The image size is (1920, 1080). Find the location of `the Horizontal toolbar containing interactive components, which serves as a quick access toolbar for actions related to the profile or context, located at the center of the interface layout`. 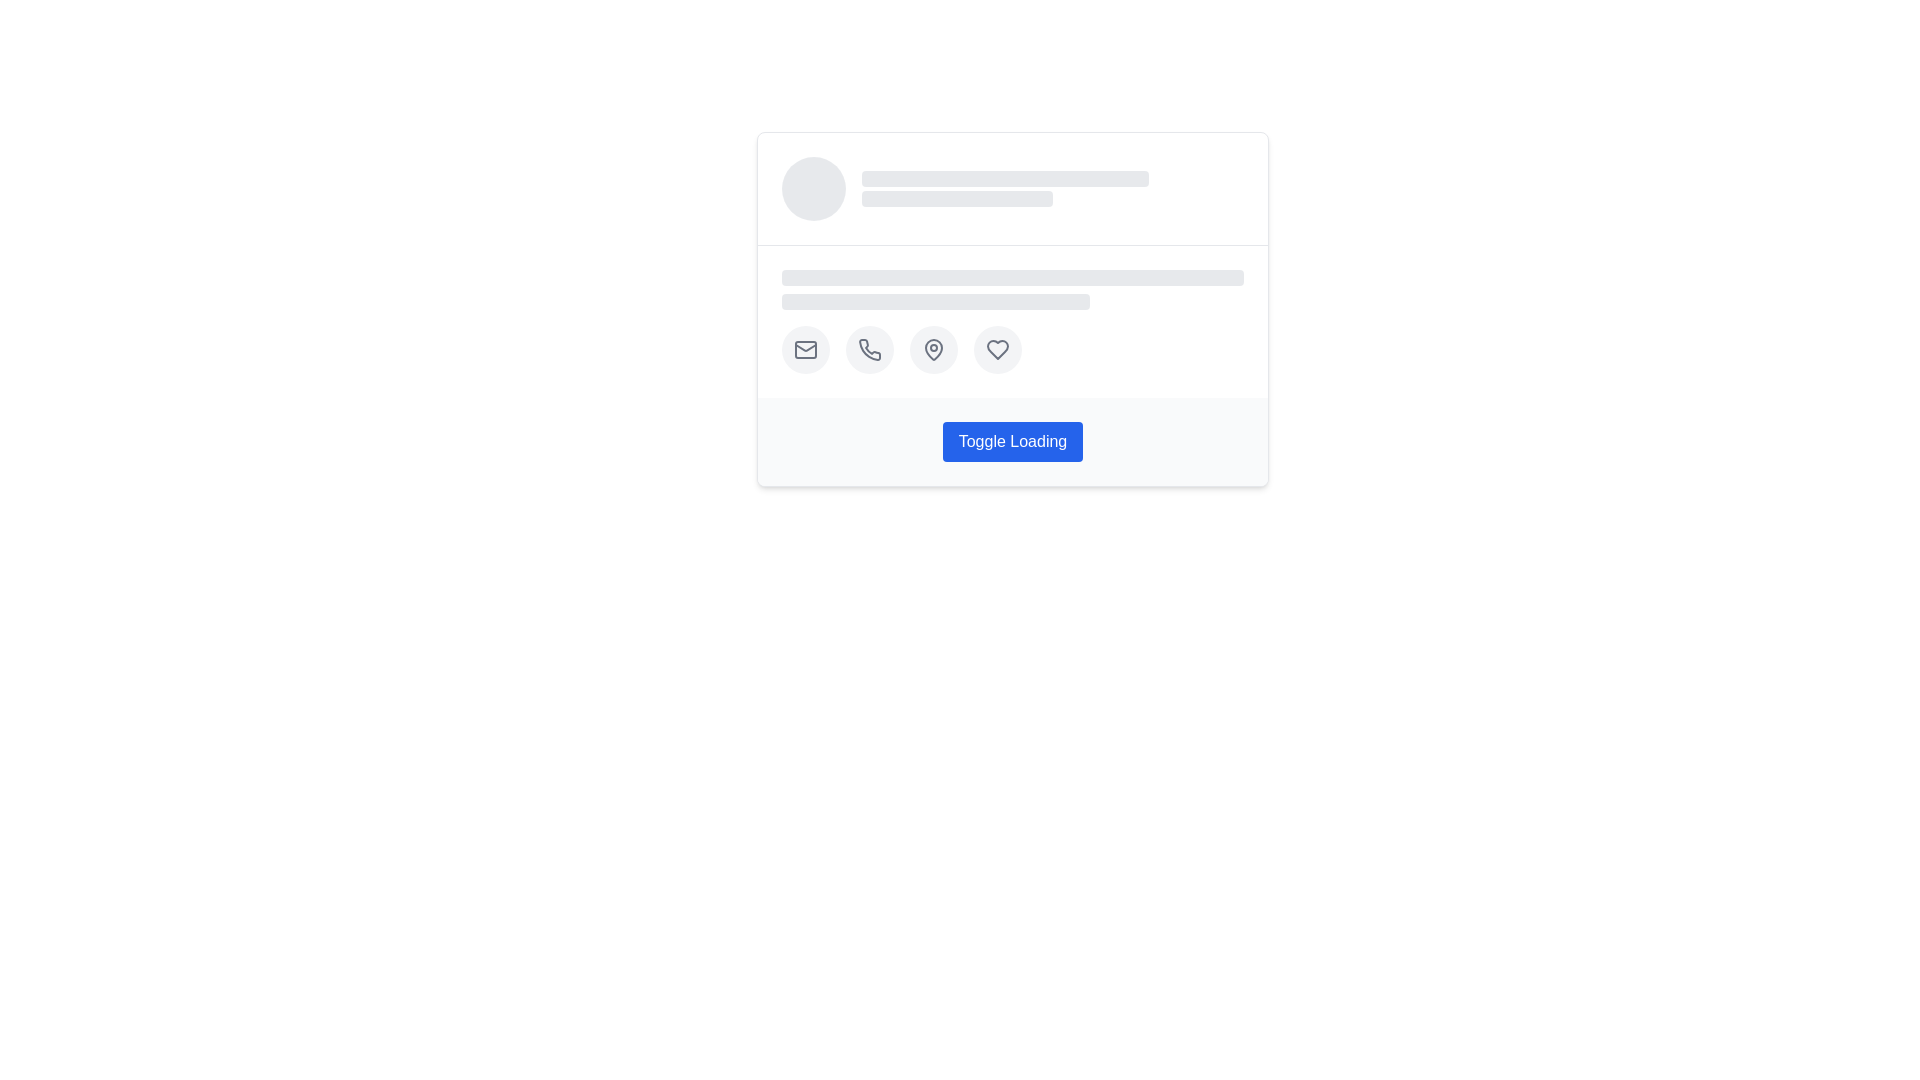

the Horizontal toolbar containing interactive components, which serves as a quick access toolbar for actions related to the profile or context, located at the center of the interface layout is located at coordinates (1012, 349).